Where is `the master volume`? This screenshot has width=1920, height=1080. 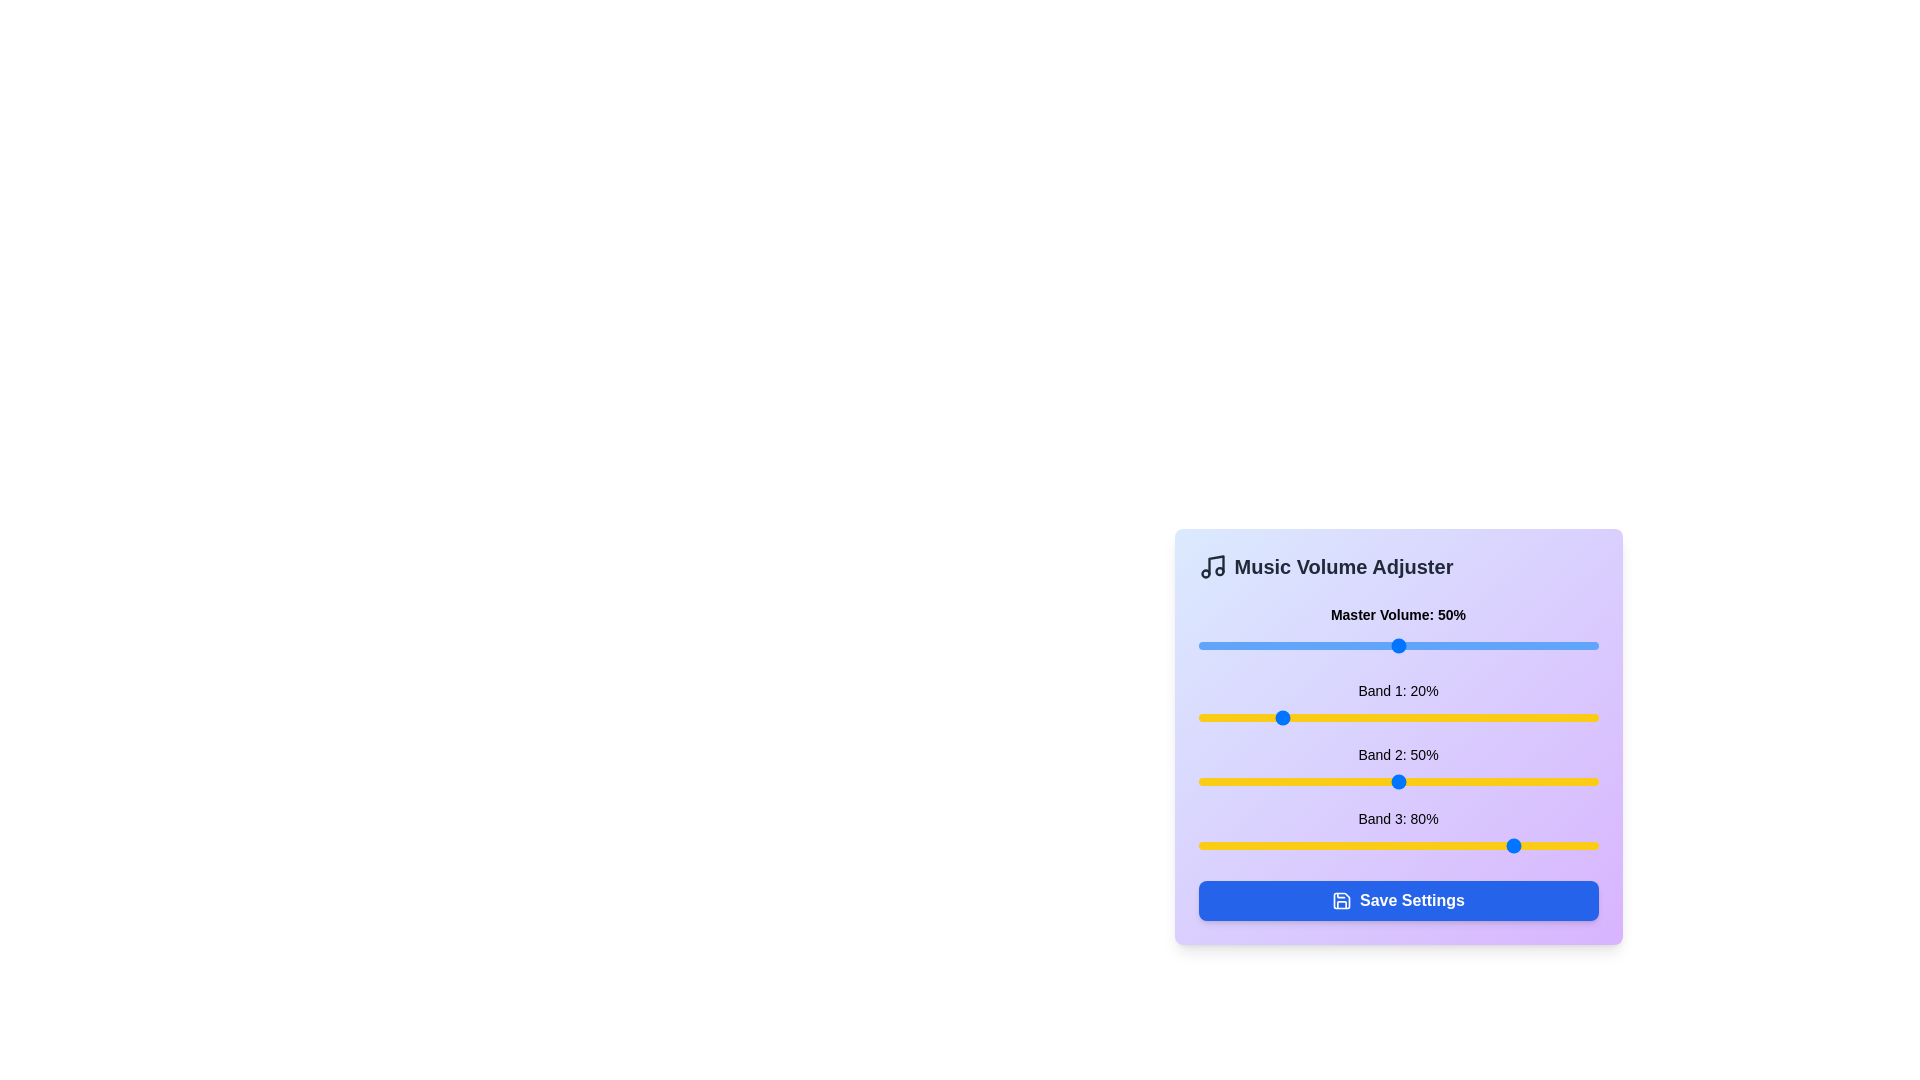
the master volume is located at coordinates (1529, 645).